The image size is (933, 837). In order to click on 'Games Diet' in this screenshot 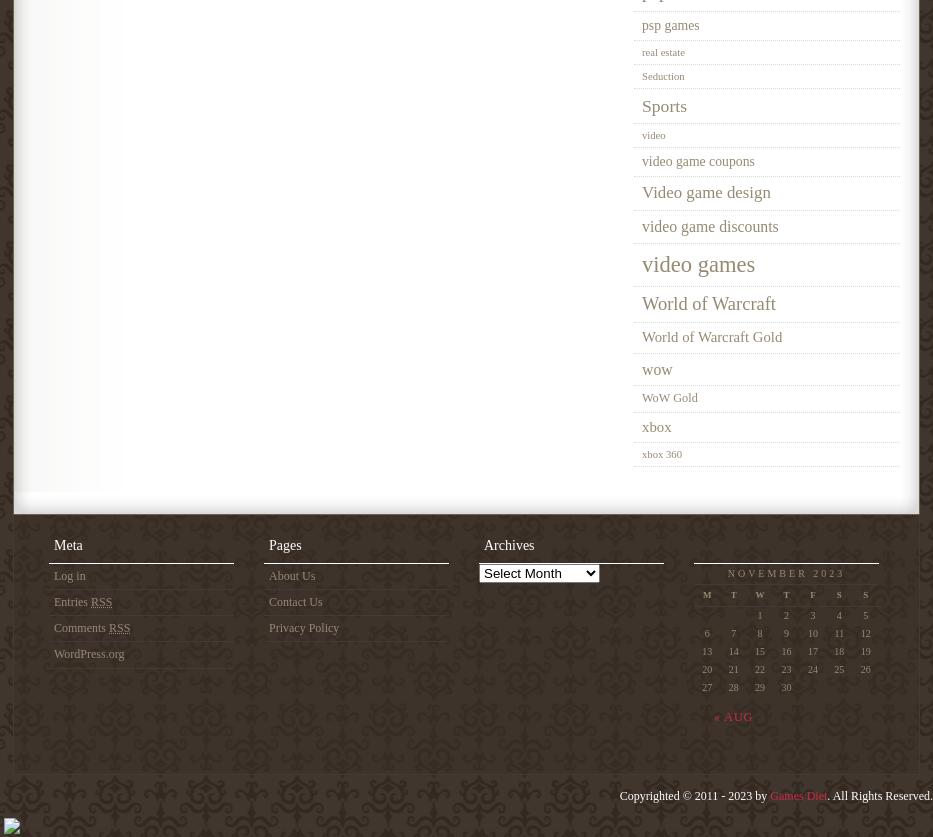, I will do `click(769, 793)`.